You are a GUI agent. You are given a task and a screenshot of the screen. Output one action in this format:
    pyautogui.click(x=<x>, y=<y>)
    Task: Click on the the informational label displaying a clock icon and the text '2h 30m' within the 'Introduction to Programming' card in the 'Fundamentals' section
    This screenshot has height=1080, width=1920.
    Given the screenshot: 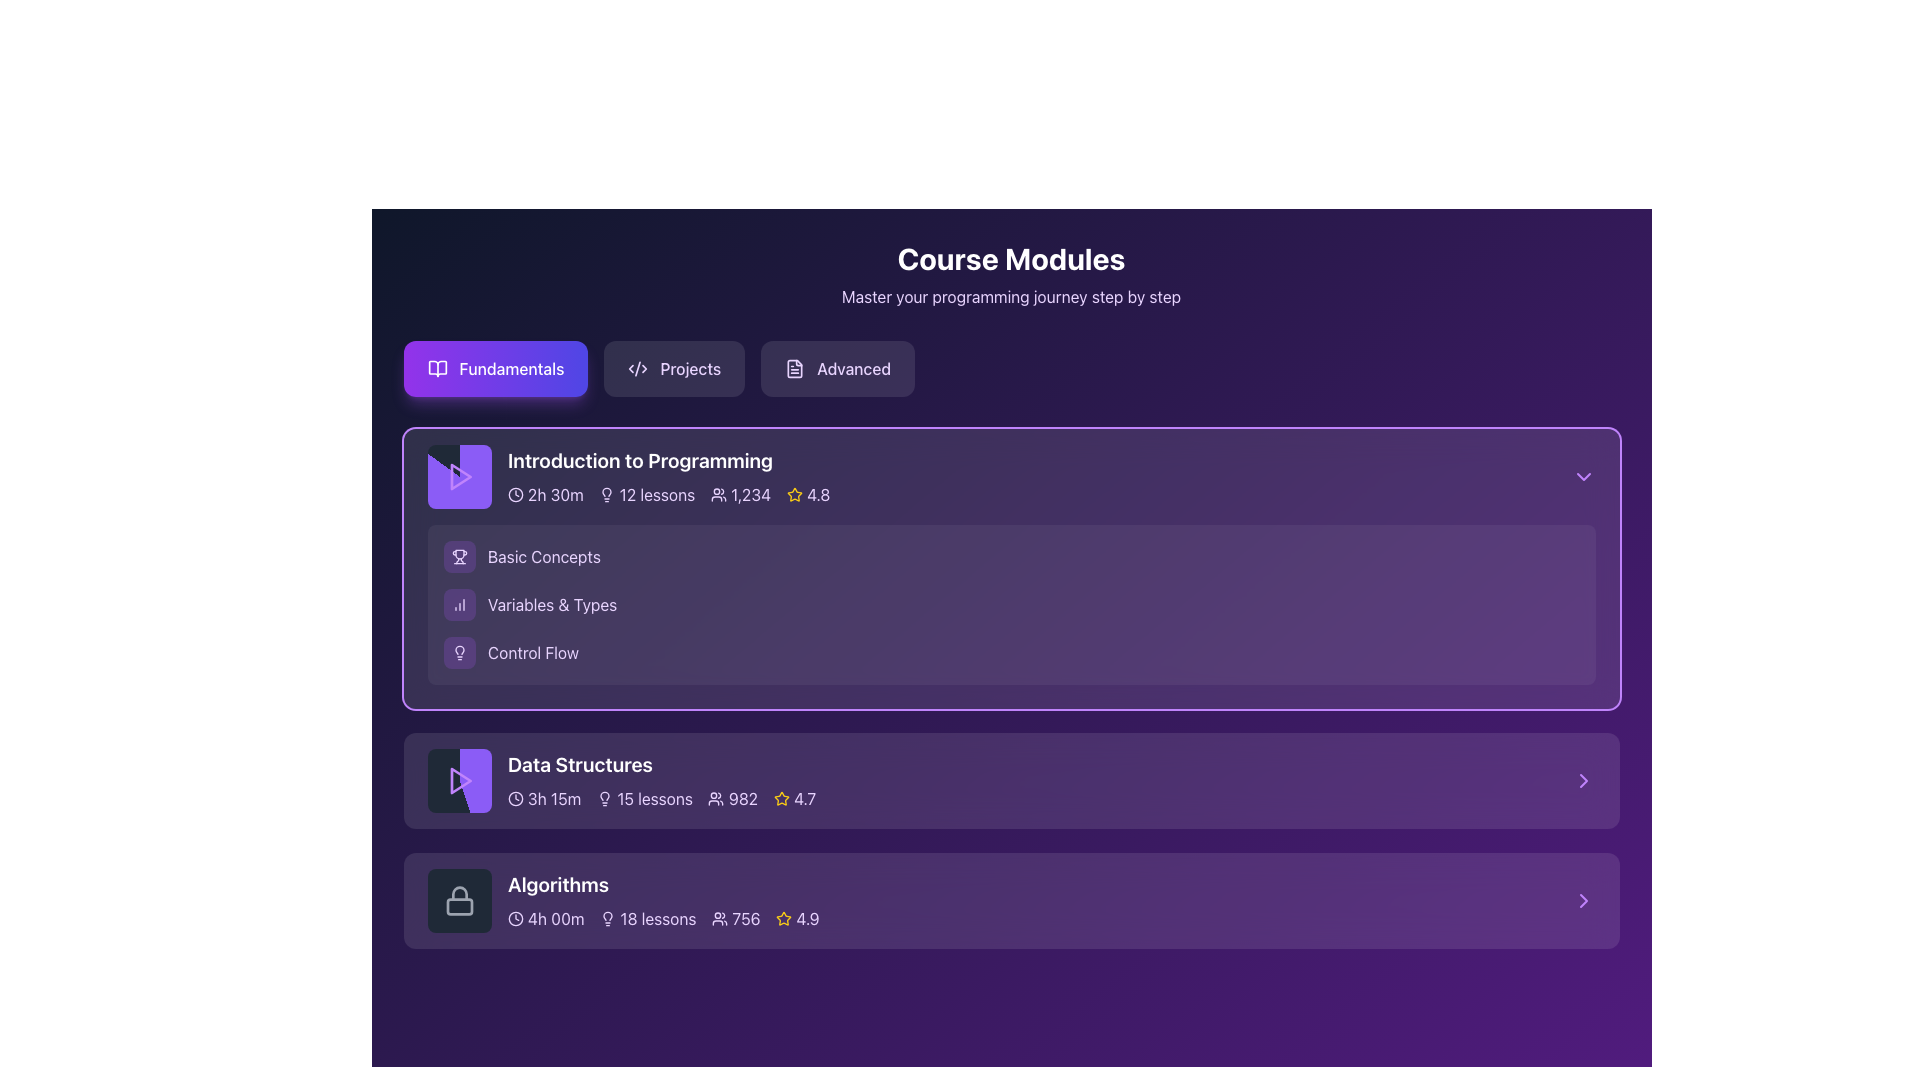 What is the action you would take?
    pyautogui.click(x=545, y=494)
    